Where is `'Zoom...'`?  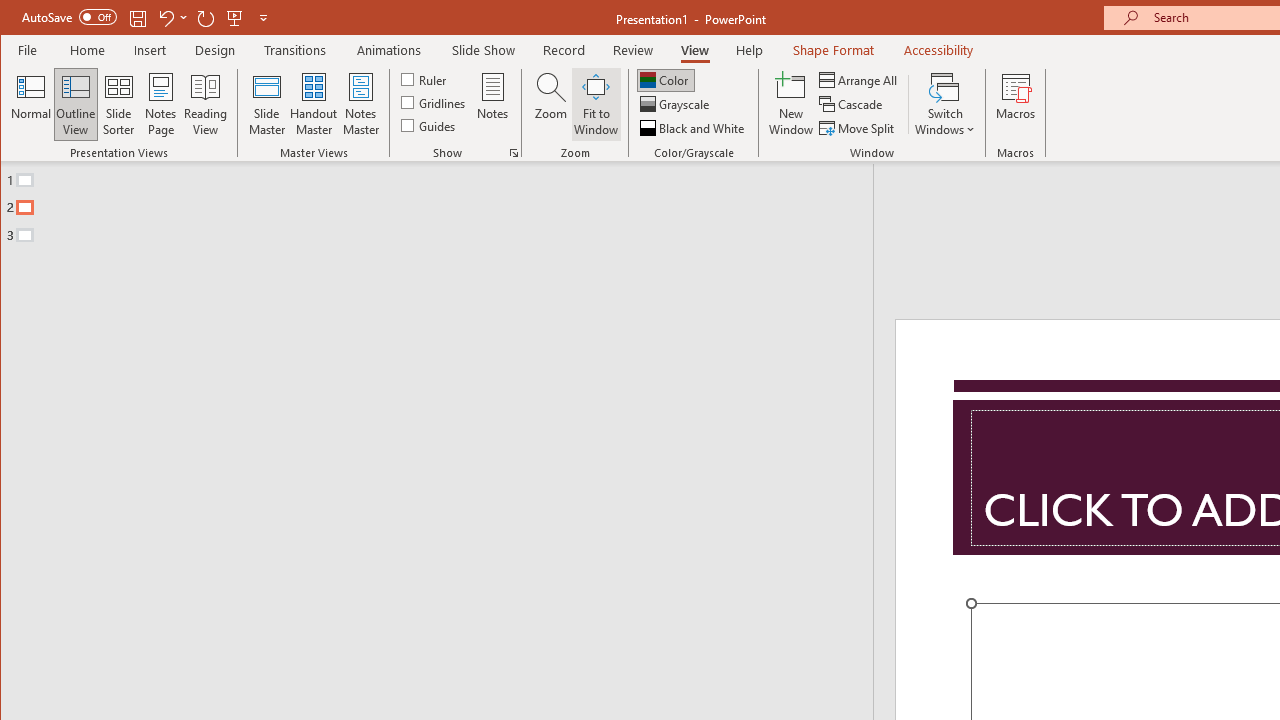
'Zoom...' is located at coordinates (551, 104).